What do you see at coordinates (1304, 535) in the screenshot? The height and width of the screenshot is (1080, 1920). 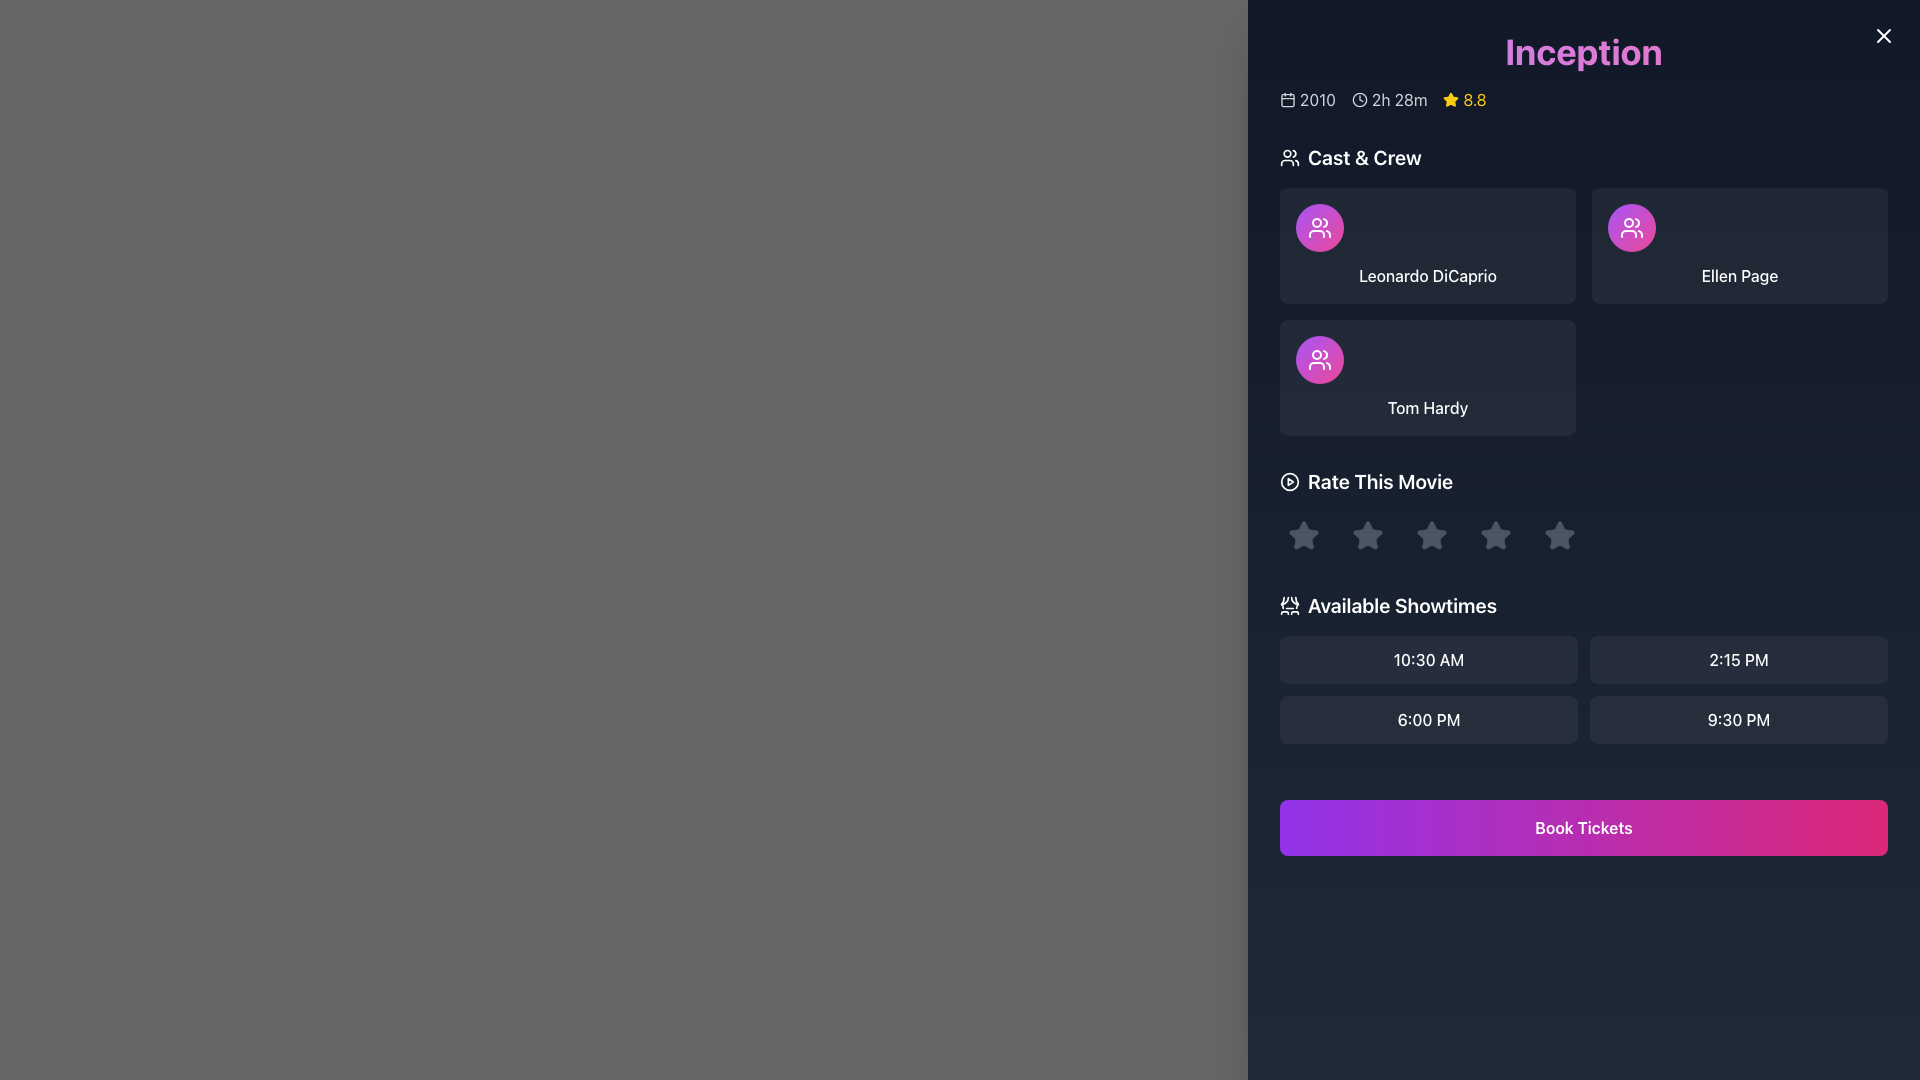 I see `the filled dark gray star icon, which is the first in a horizontal sequence of five rating icons under the 'Rate This Movie' section` at bounding box center [1304, 535].